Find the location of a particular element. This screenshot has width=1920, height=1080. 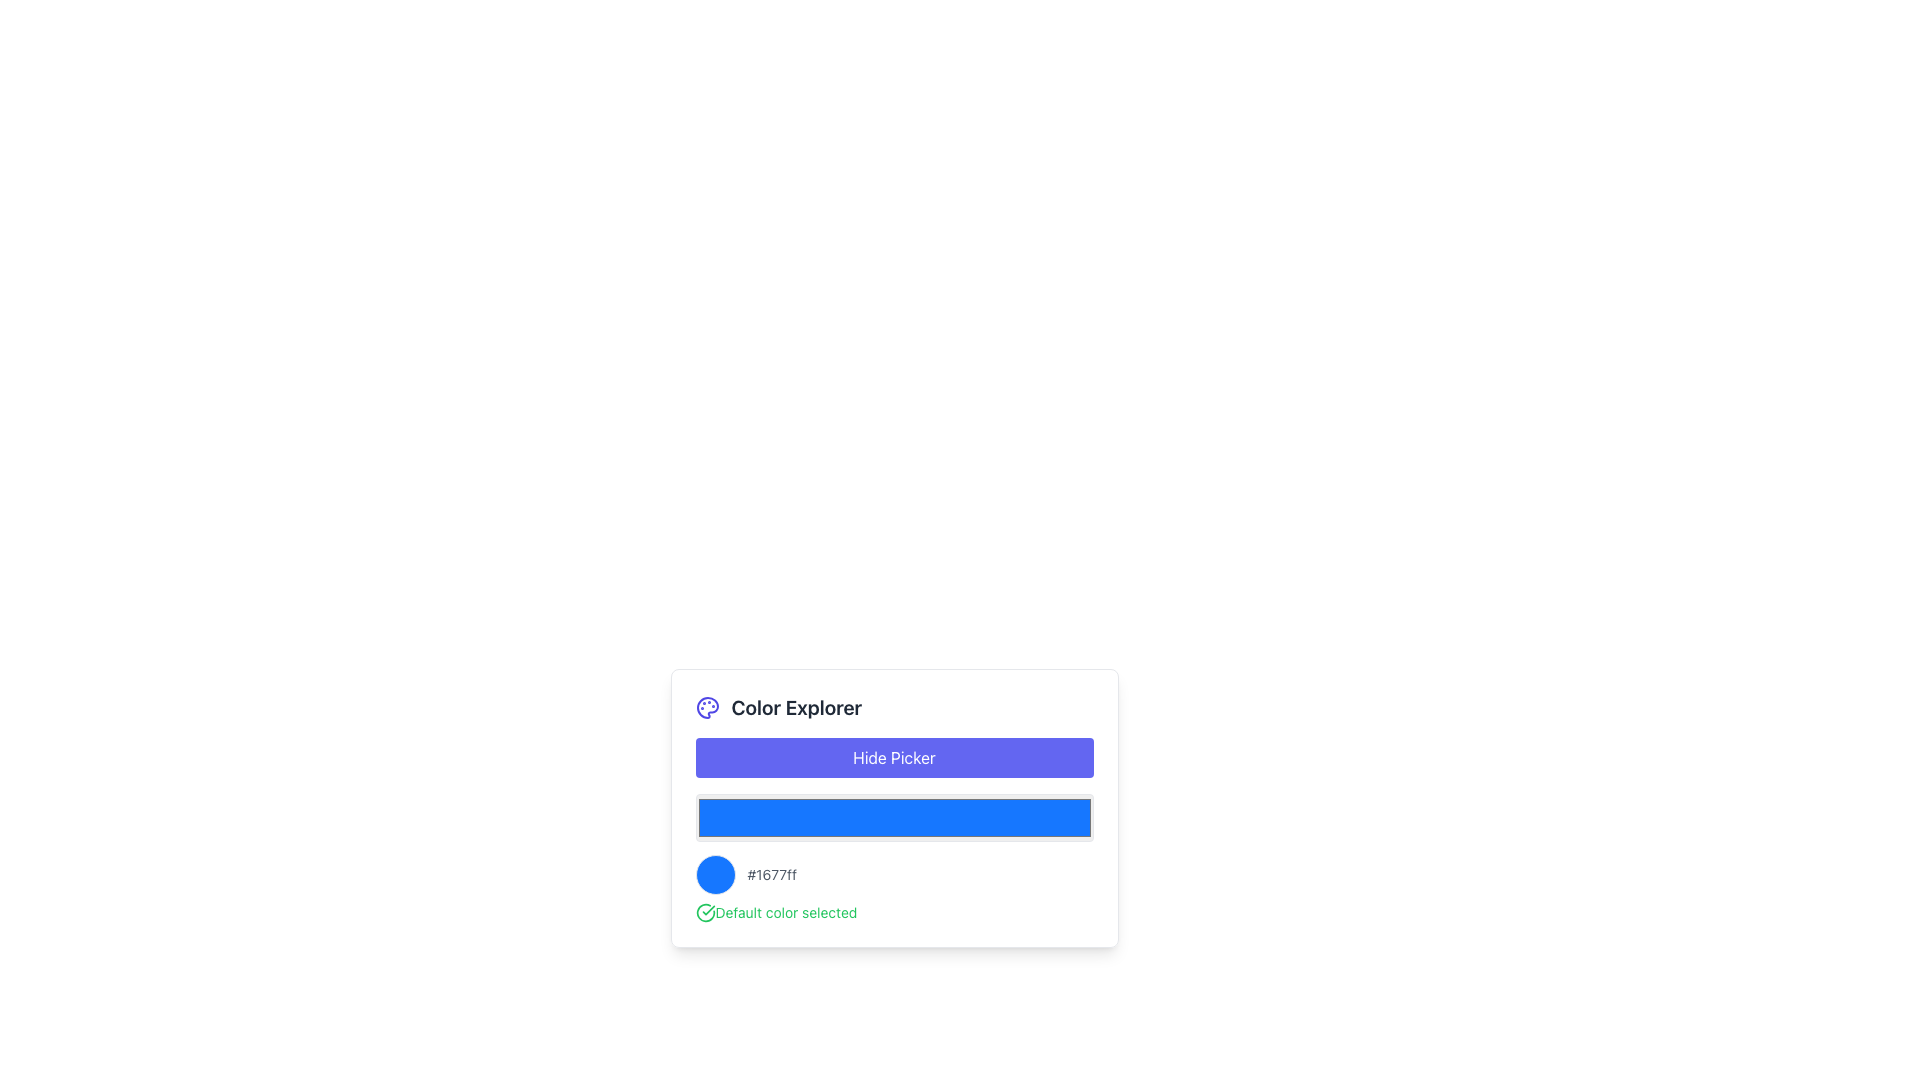

the color input or preview bar which displays the color value #1677ff, located beneath the 'Hide Picker' button and above a blue circle and color code label is located at coordinates (893, 807).